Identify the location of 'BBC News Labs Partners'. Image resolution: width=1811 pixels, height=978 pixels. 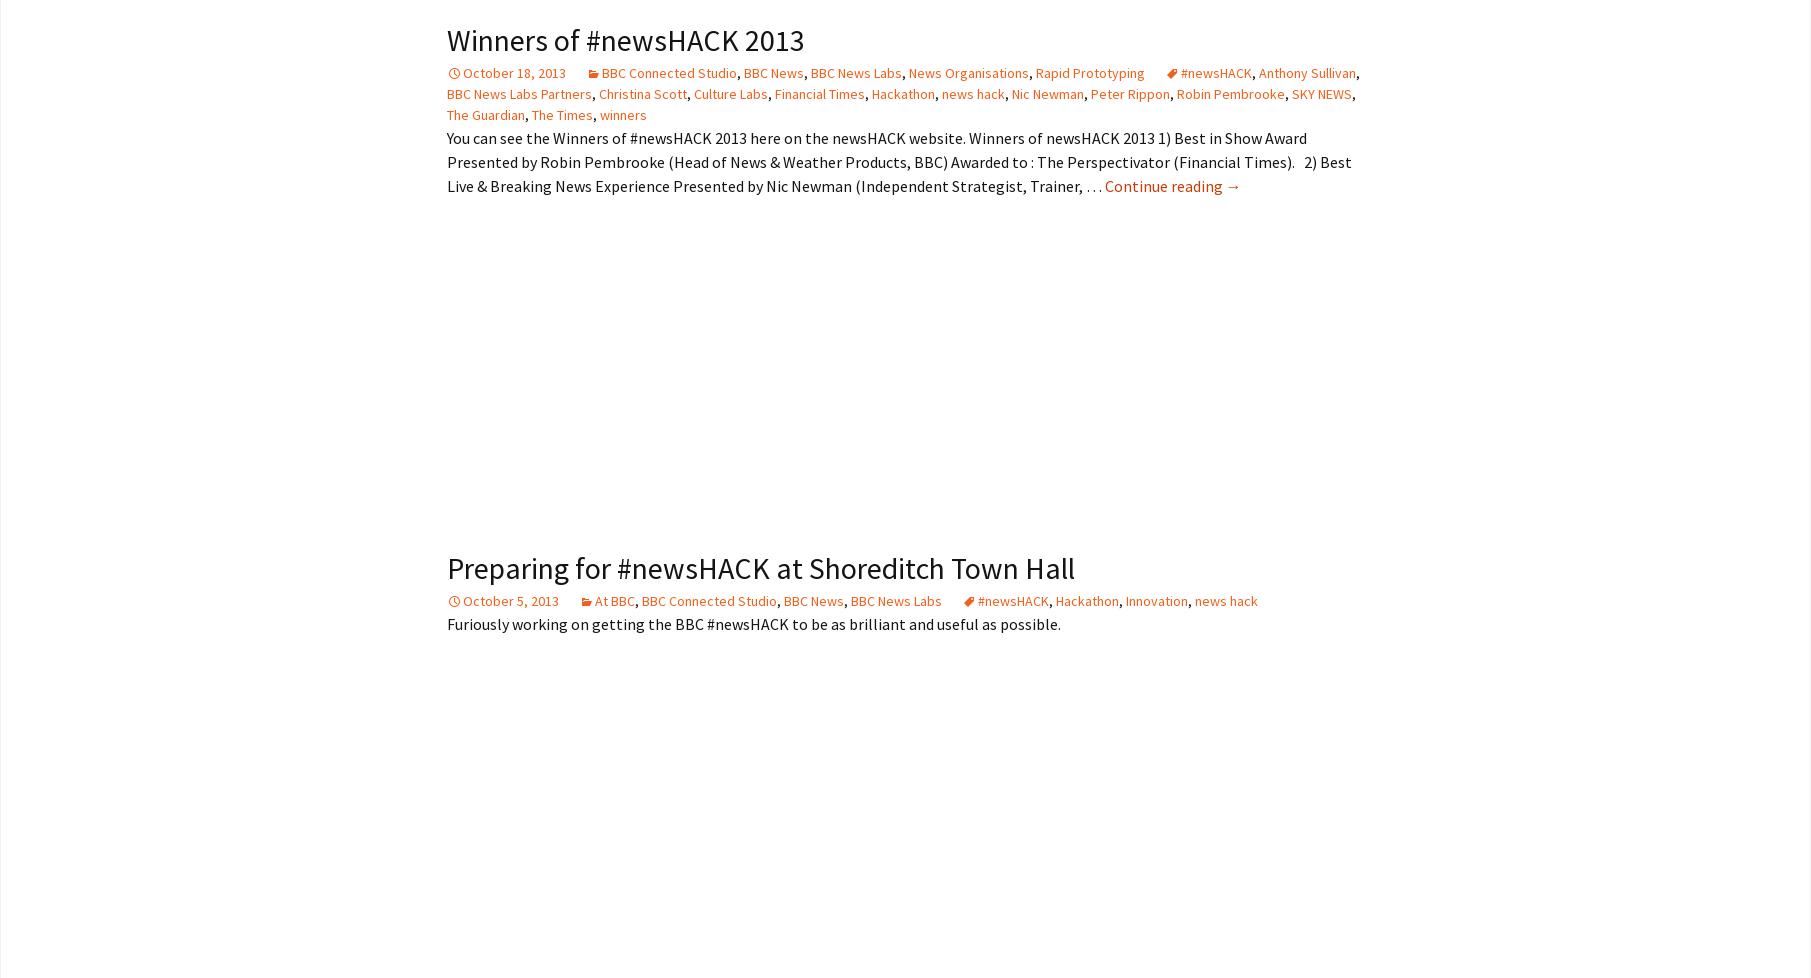
(517, 93).